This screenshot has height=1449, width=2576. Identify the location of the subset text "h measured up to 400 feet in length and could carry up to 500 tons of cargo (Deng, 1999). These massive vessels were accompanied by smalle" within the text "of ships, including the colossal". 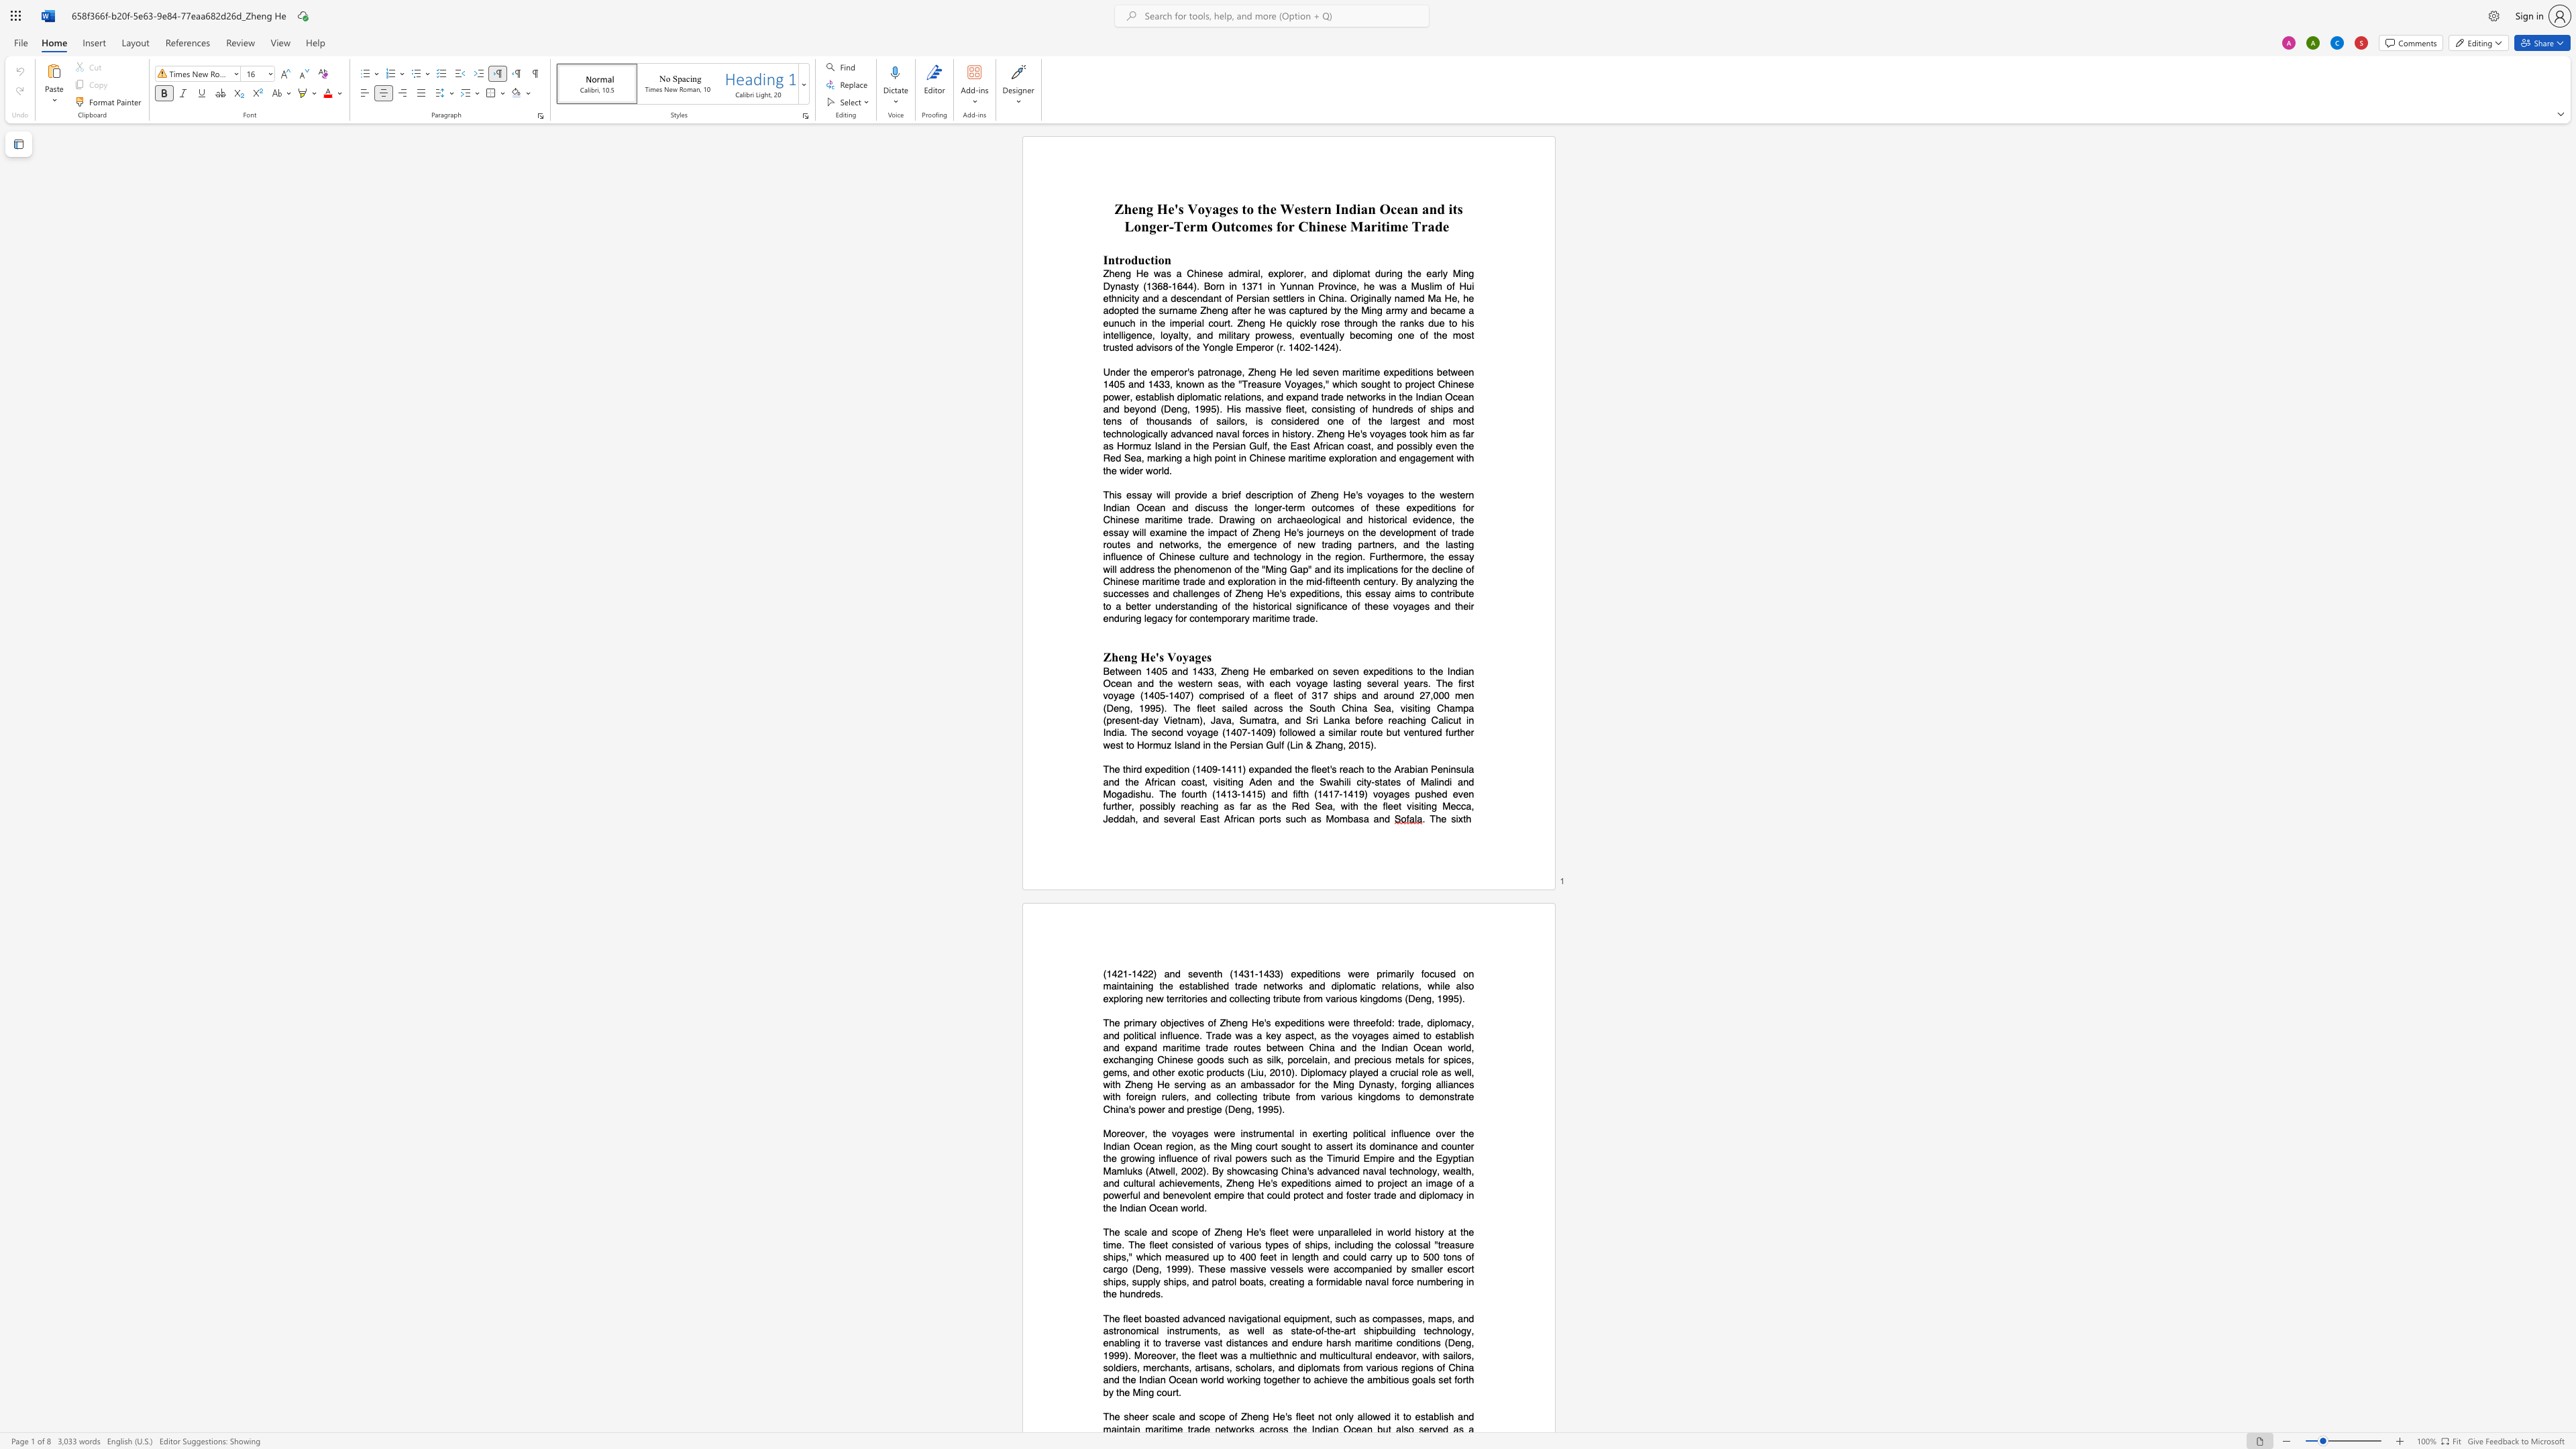
(1155, 1256).